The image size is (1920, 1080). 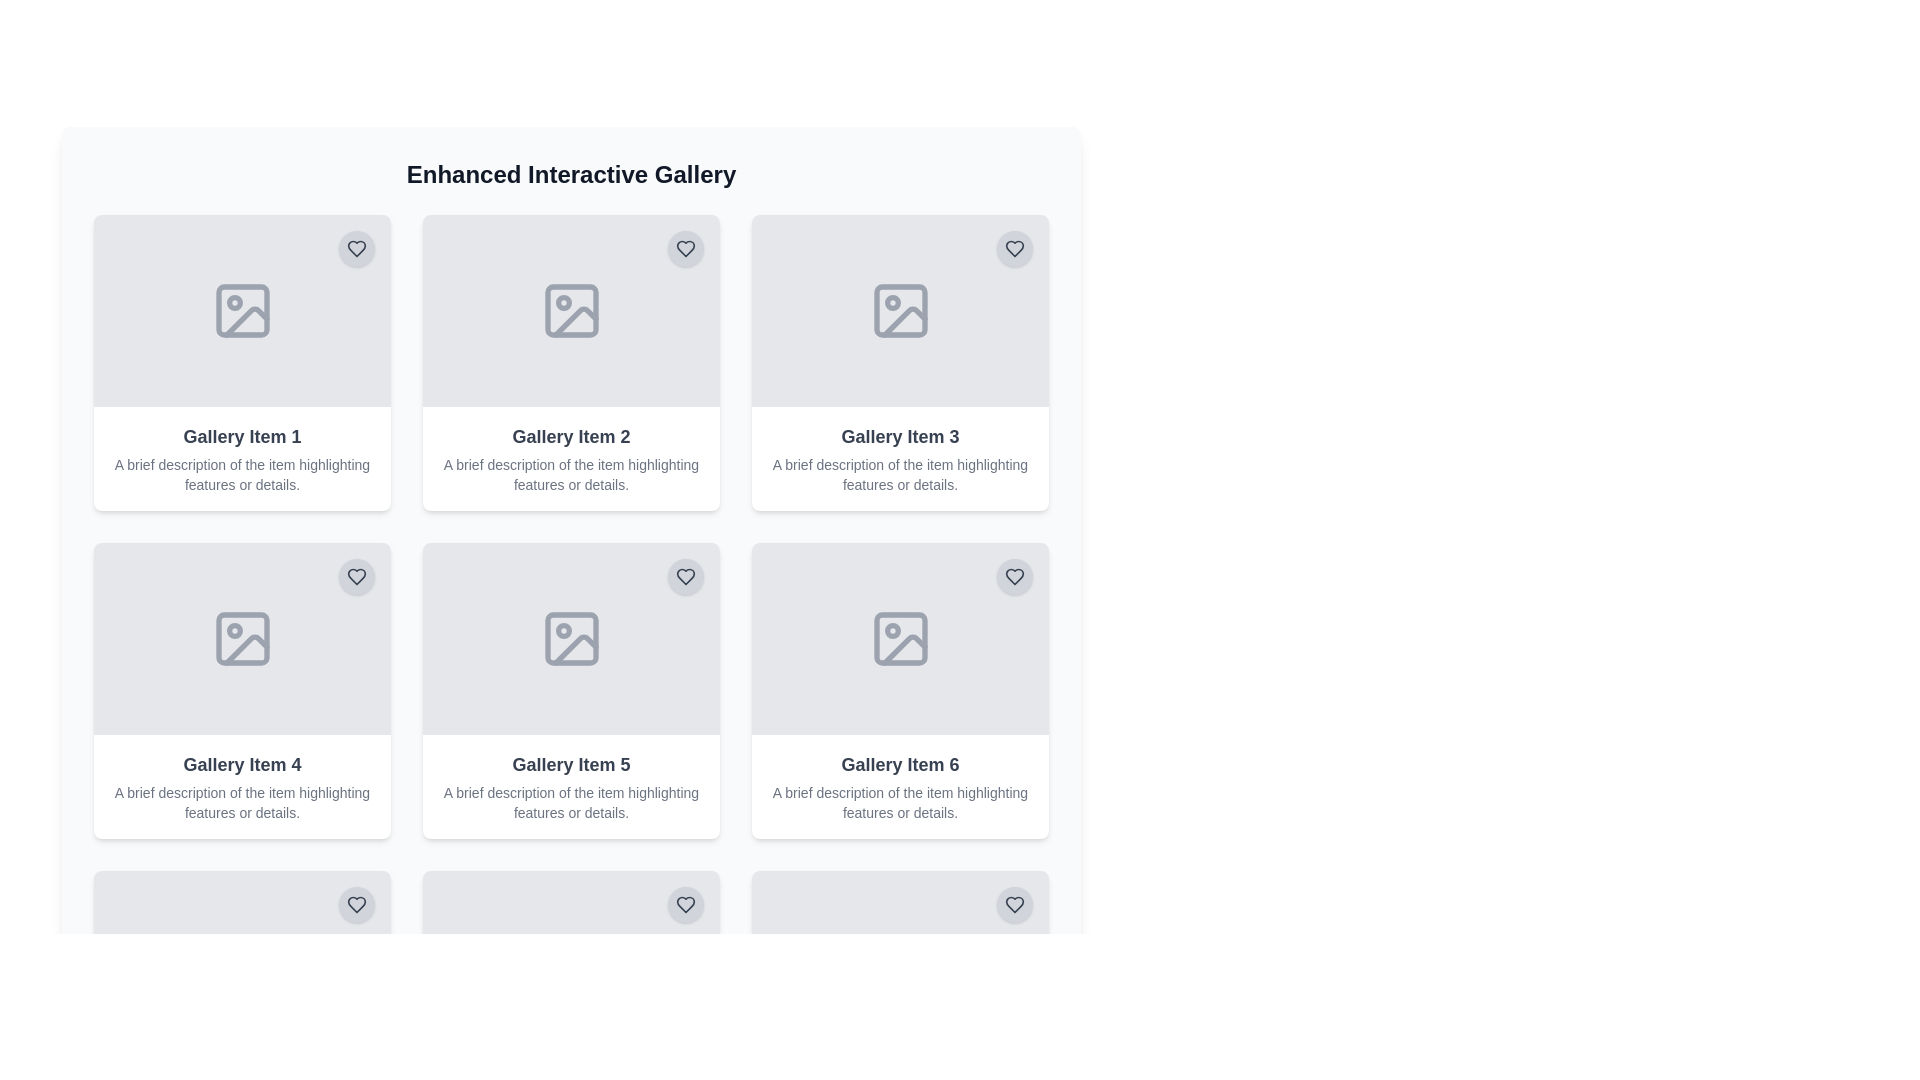 I want to click on the small, circular favorite button with a gray background and heart icon located in the top-right corner of the gallery item in the second row and third column, so click(x=686, y=905).